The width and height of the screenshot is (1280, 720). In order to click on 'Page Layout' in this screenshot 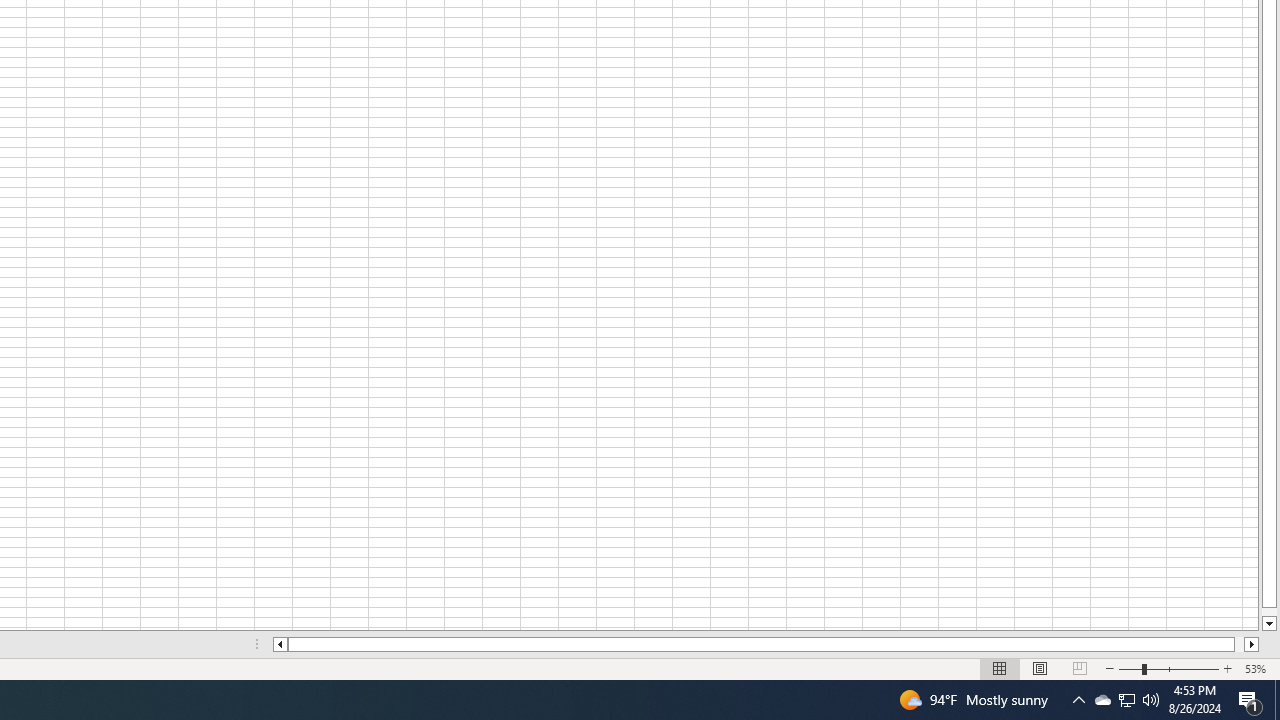, I will do `click(1040, 669)`.